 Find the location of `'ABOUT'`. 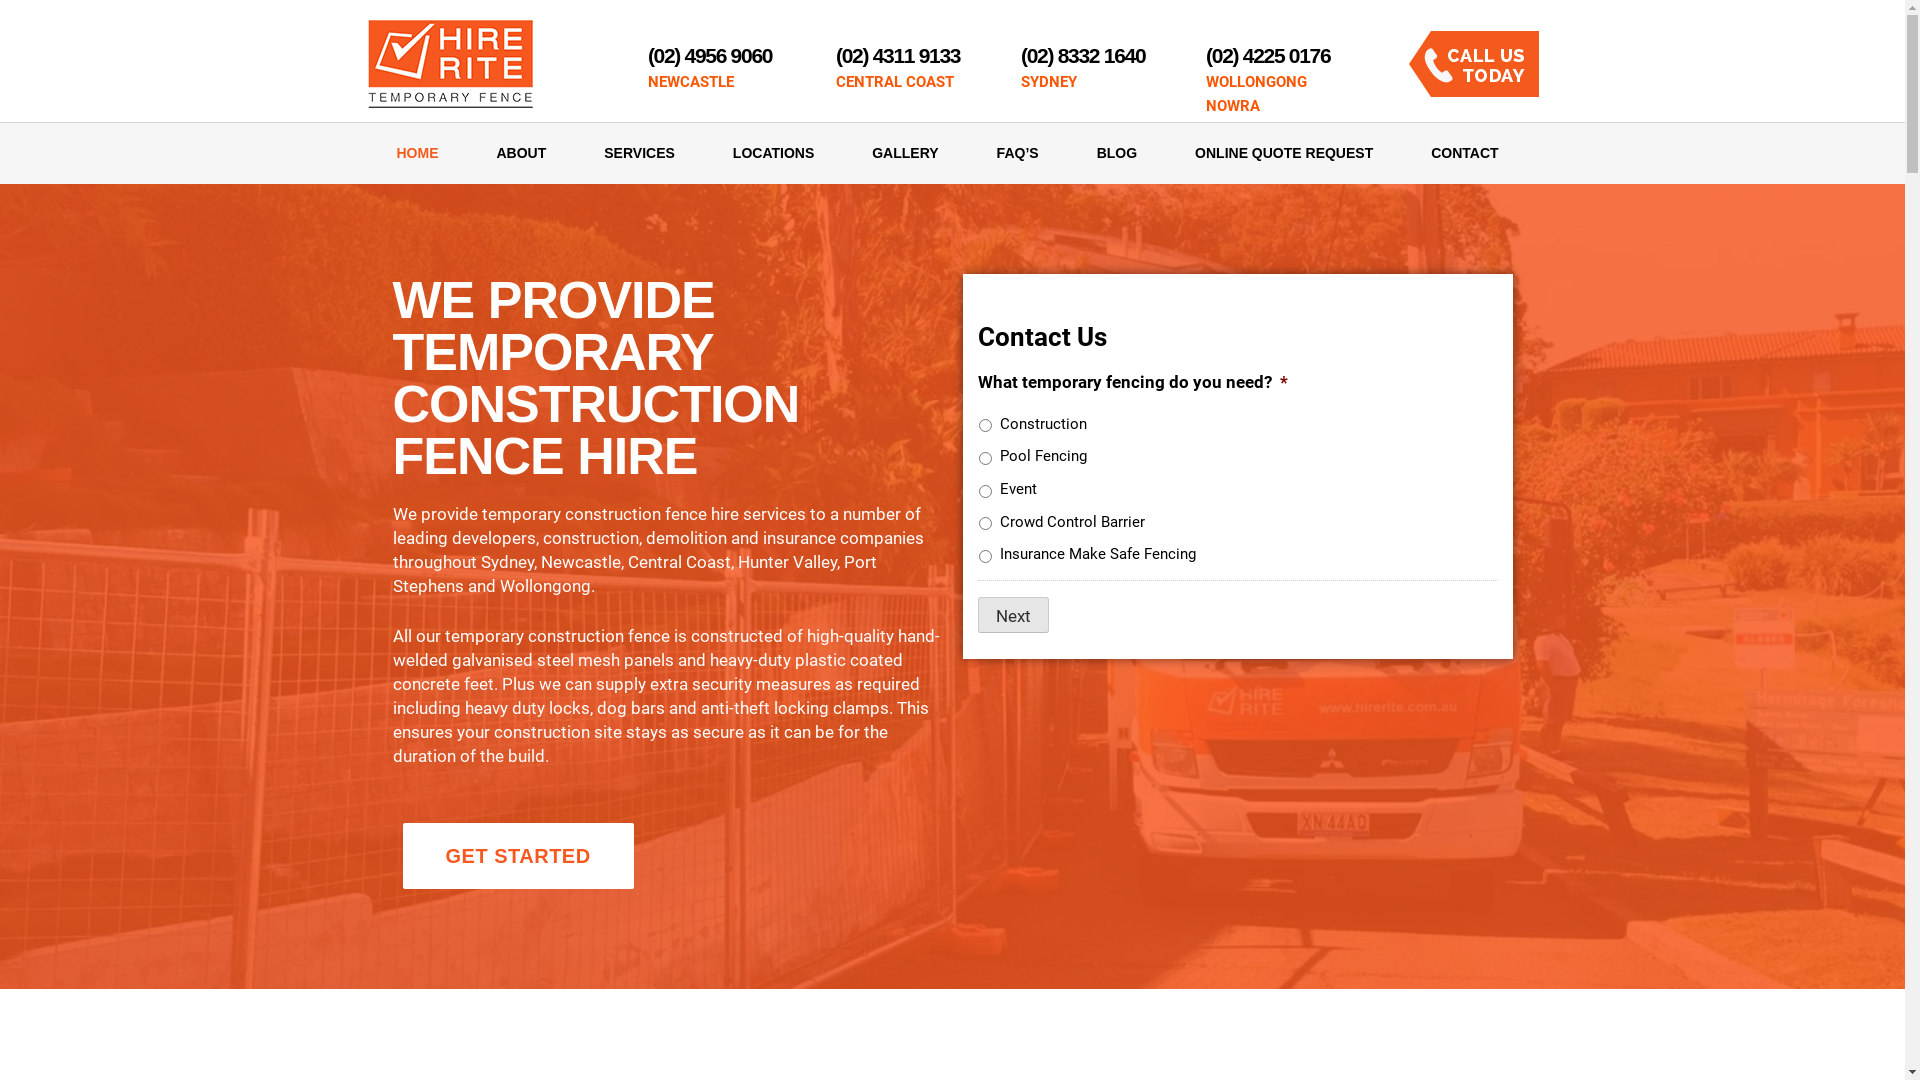

'ABOUT' is located at coordinates (522, 152).